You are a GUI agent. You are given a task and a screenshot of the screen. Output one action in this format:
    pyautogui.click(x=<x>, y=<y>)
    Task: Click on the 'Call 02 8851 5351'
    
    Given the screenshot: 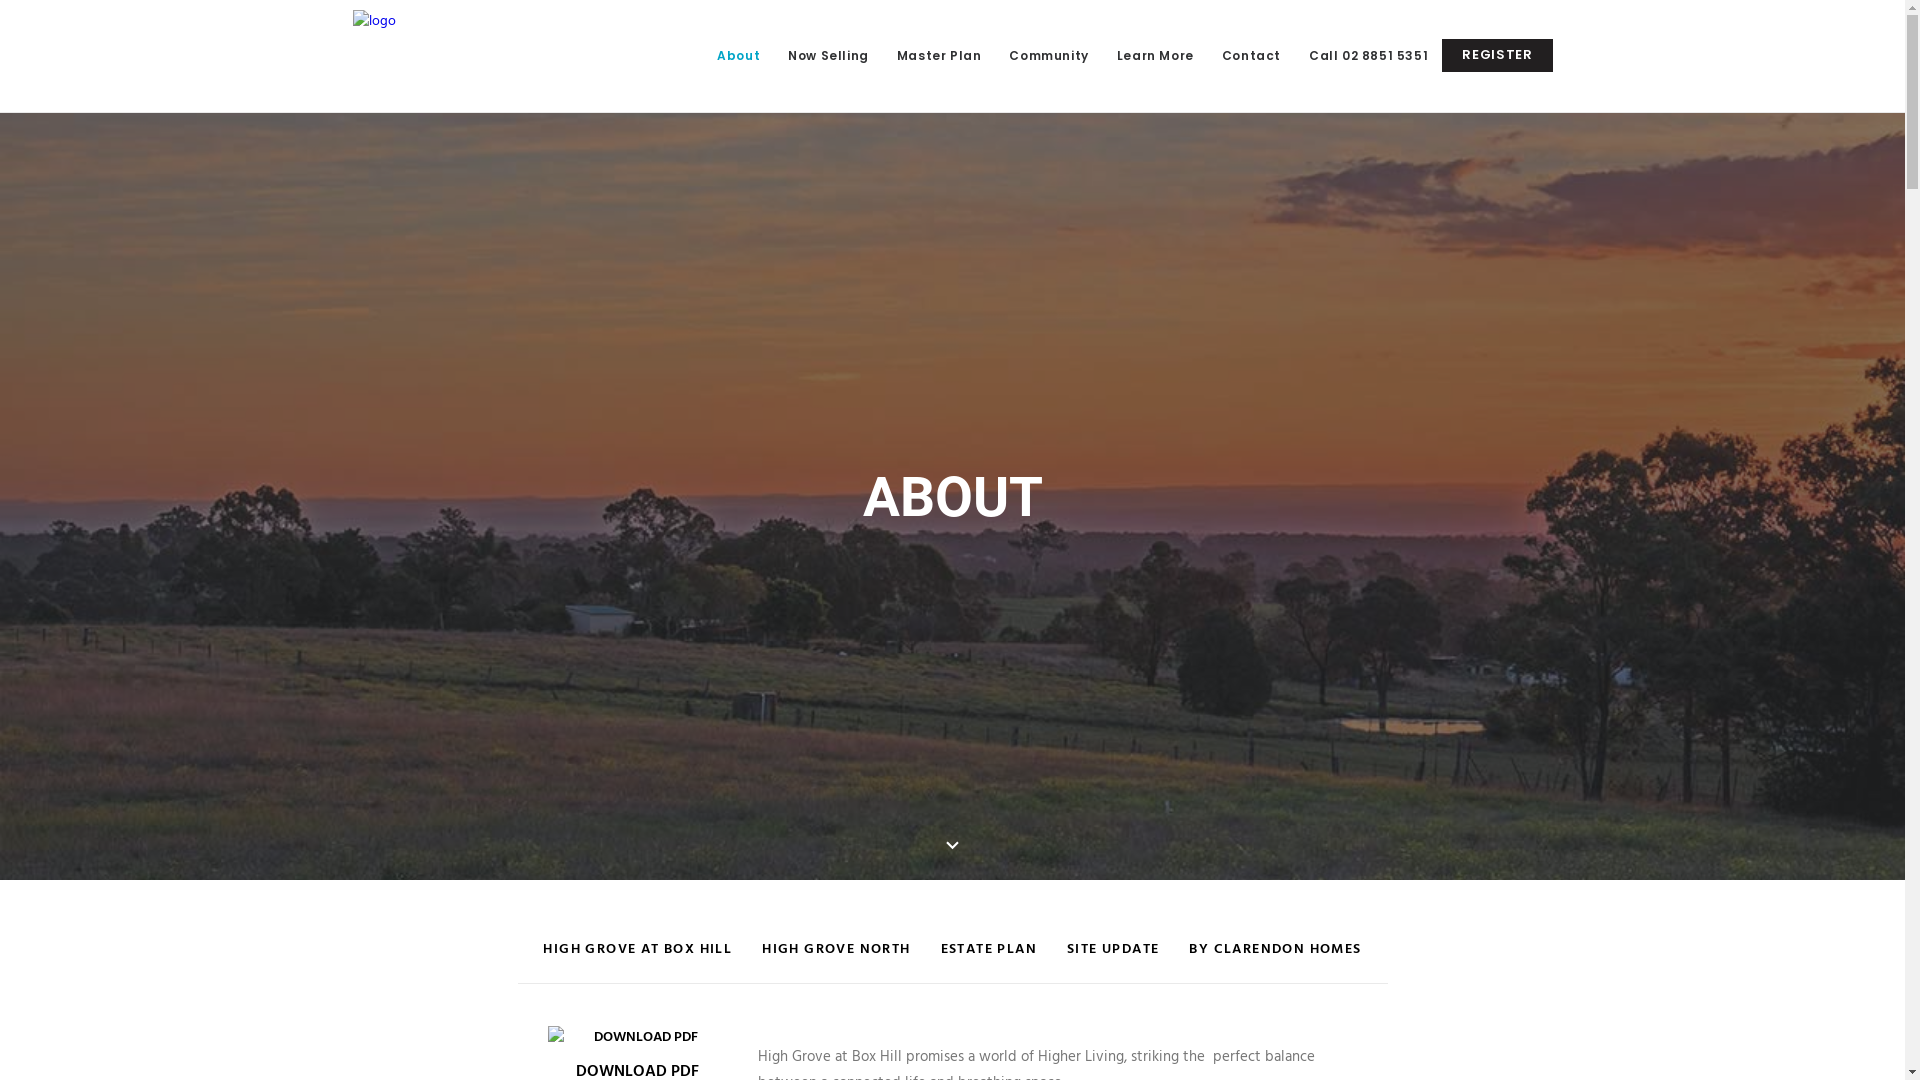 What is the action you would take?
    pyautogui.click(x=1367, y=55)
    